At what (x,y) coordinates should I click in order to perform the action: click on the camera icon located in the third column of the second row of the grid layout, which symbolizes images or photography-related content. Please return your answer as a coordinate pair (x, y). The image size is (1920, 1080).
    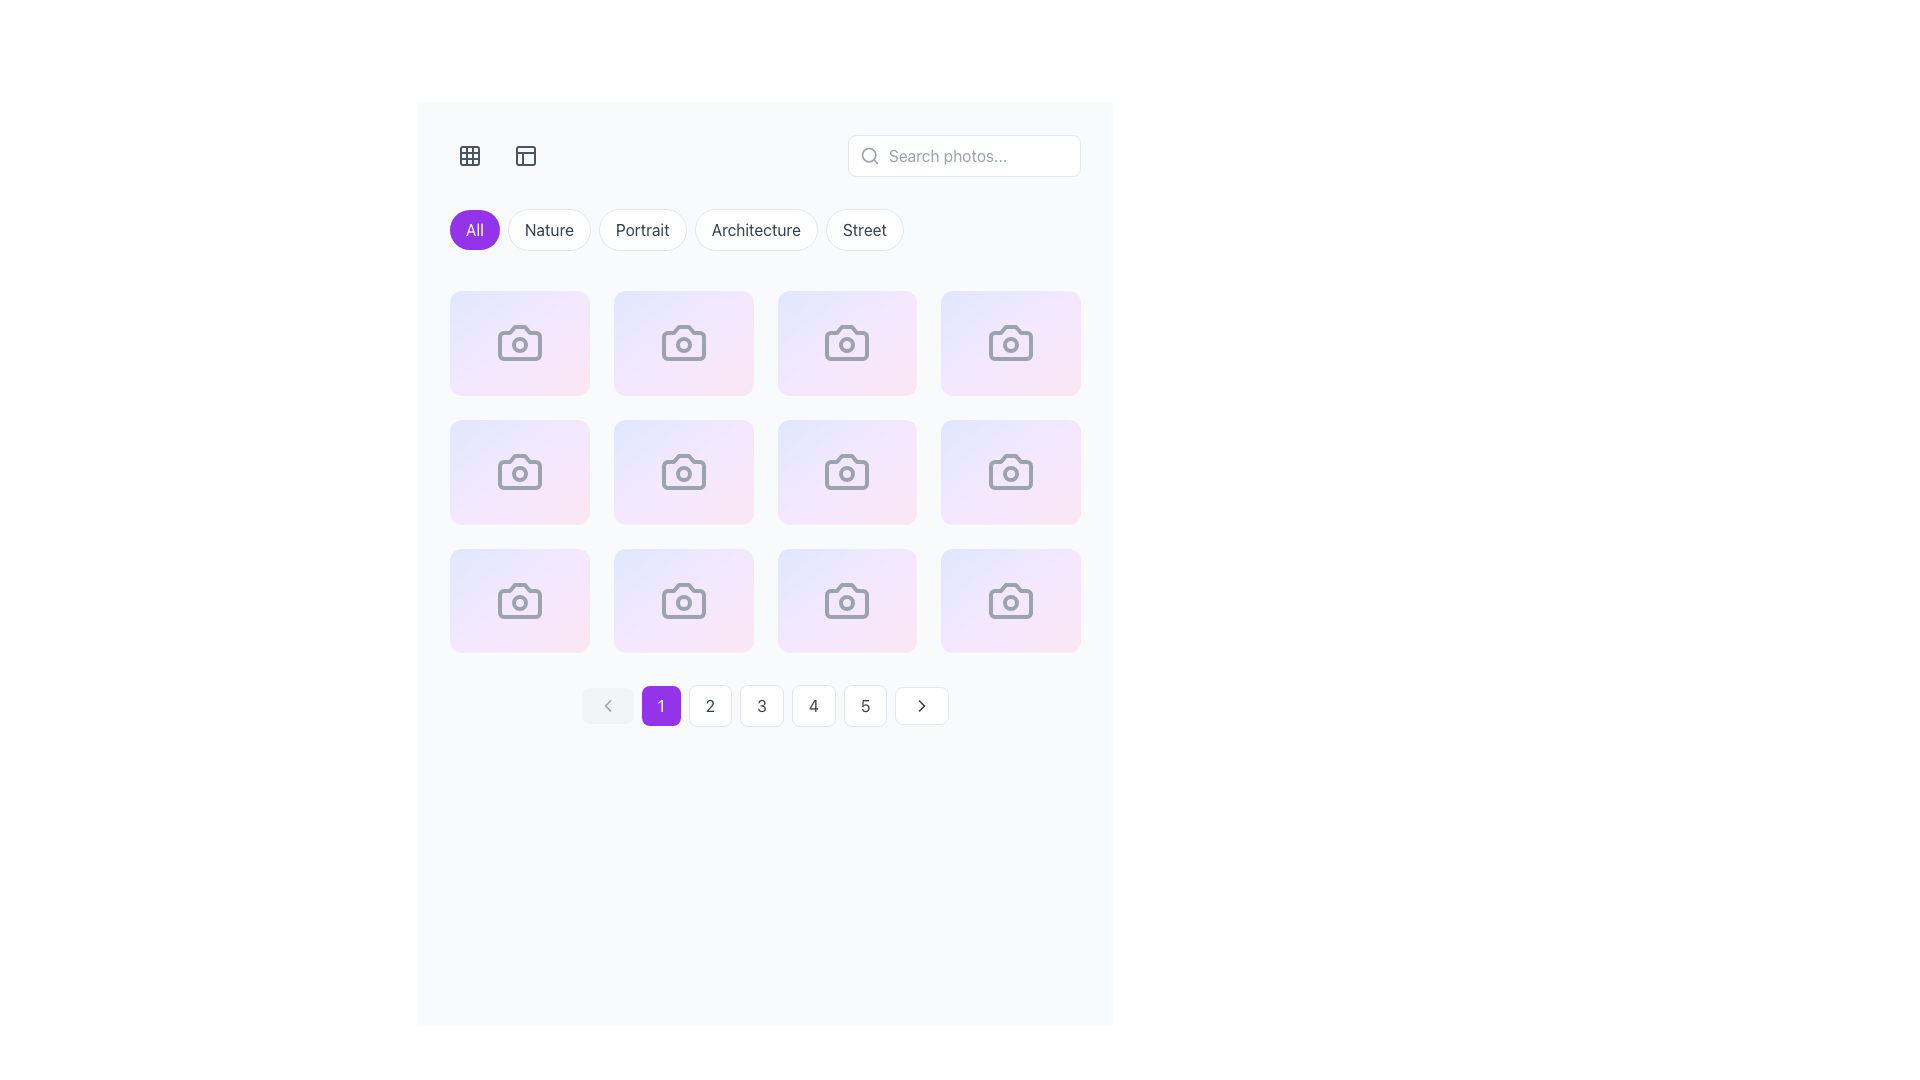
    Looking at the image, I should click on (1011, 342).